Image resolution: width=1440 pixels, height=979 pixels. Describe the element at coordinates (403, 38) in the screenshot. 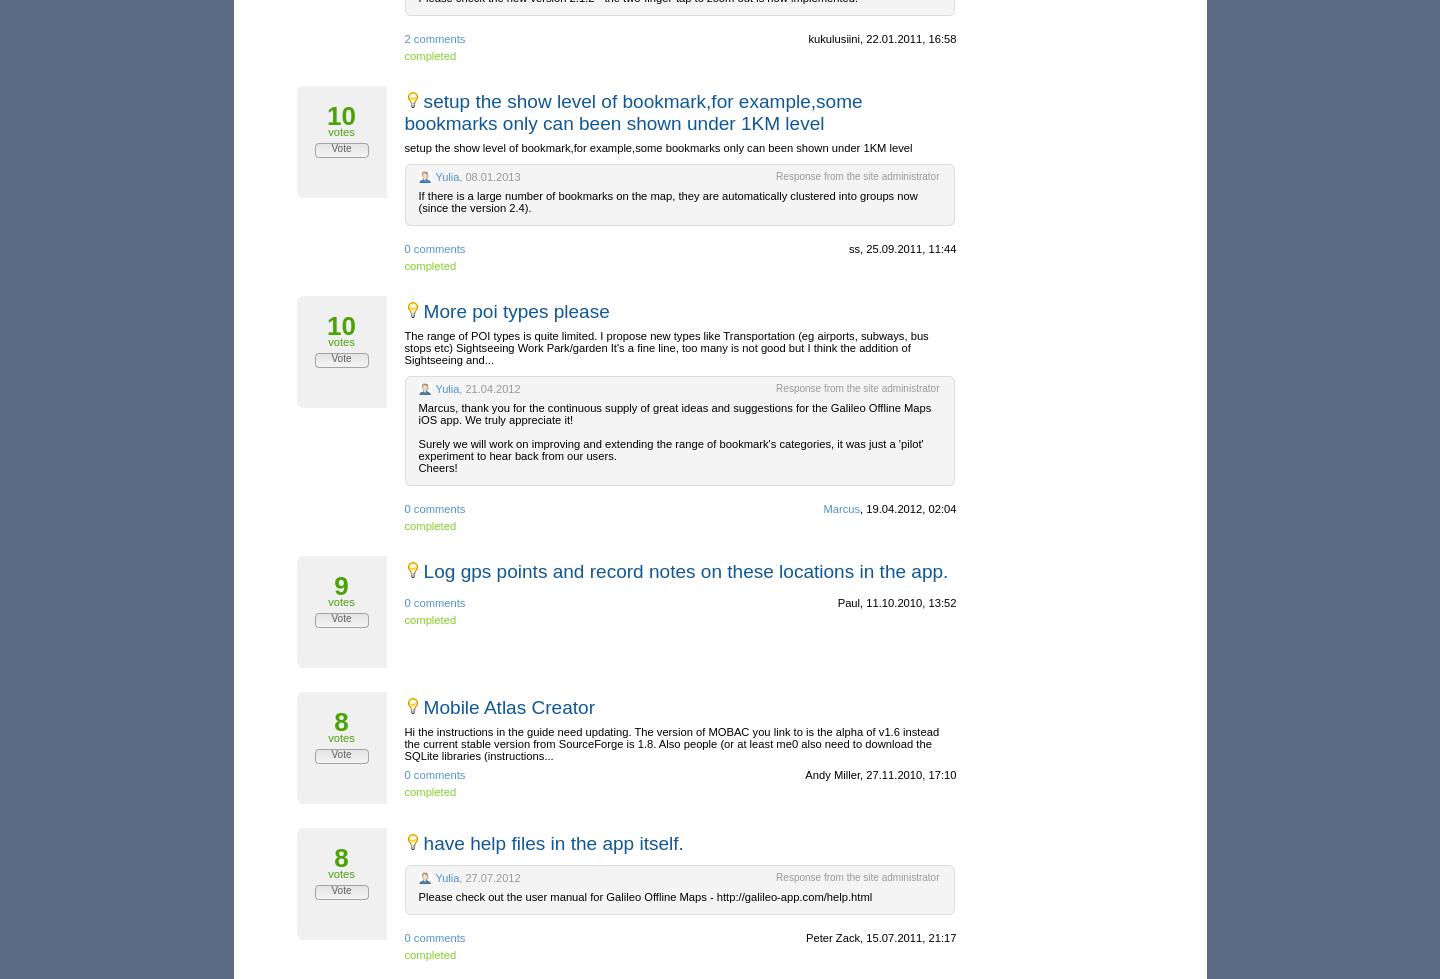

I see `'2 comments'` at that location.